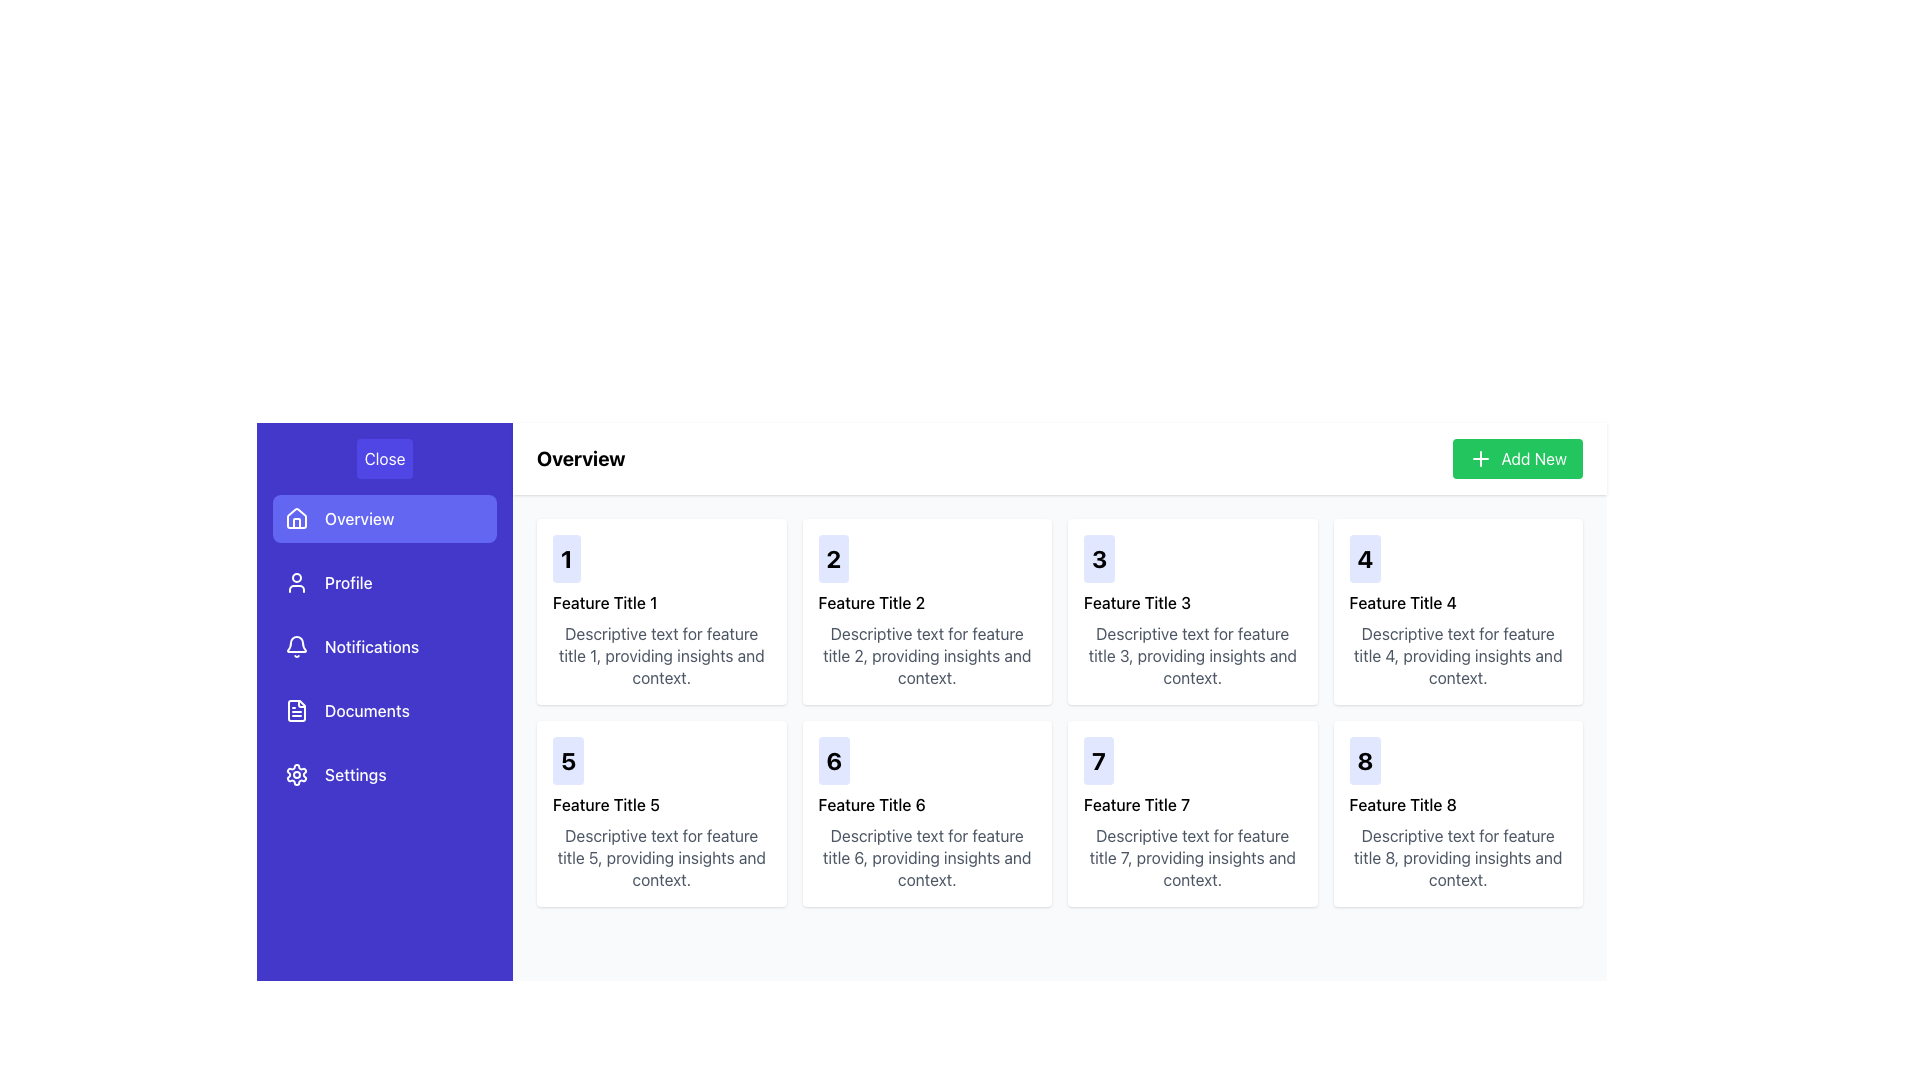 This screenshot has height=1080, width=1920. Describe the element at coordinates (926, 856) in the screenshot. I see `the text block styled in gray, positioned below 'Feature Title 6' in the card layout` at that location.